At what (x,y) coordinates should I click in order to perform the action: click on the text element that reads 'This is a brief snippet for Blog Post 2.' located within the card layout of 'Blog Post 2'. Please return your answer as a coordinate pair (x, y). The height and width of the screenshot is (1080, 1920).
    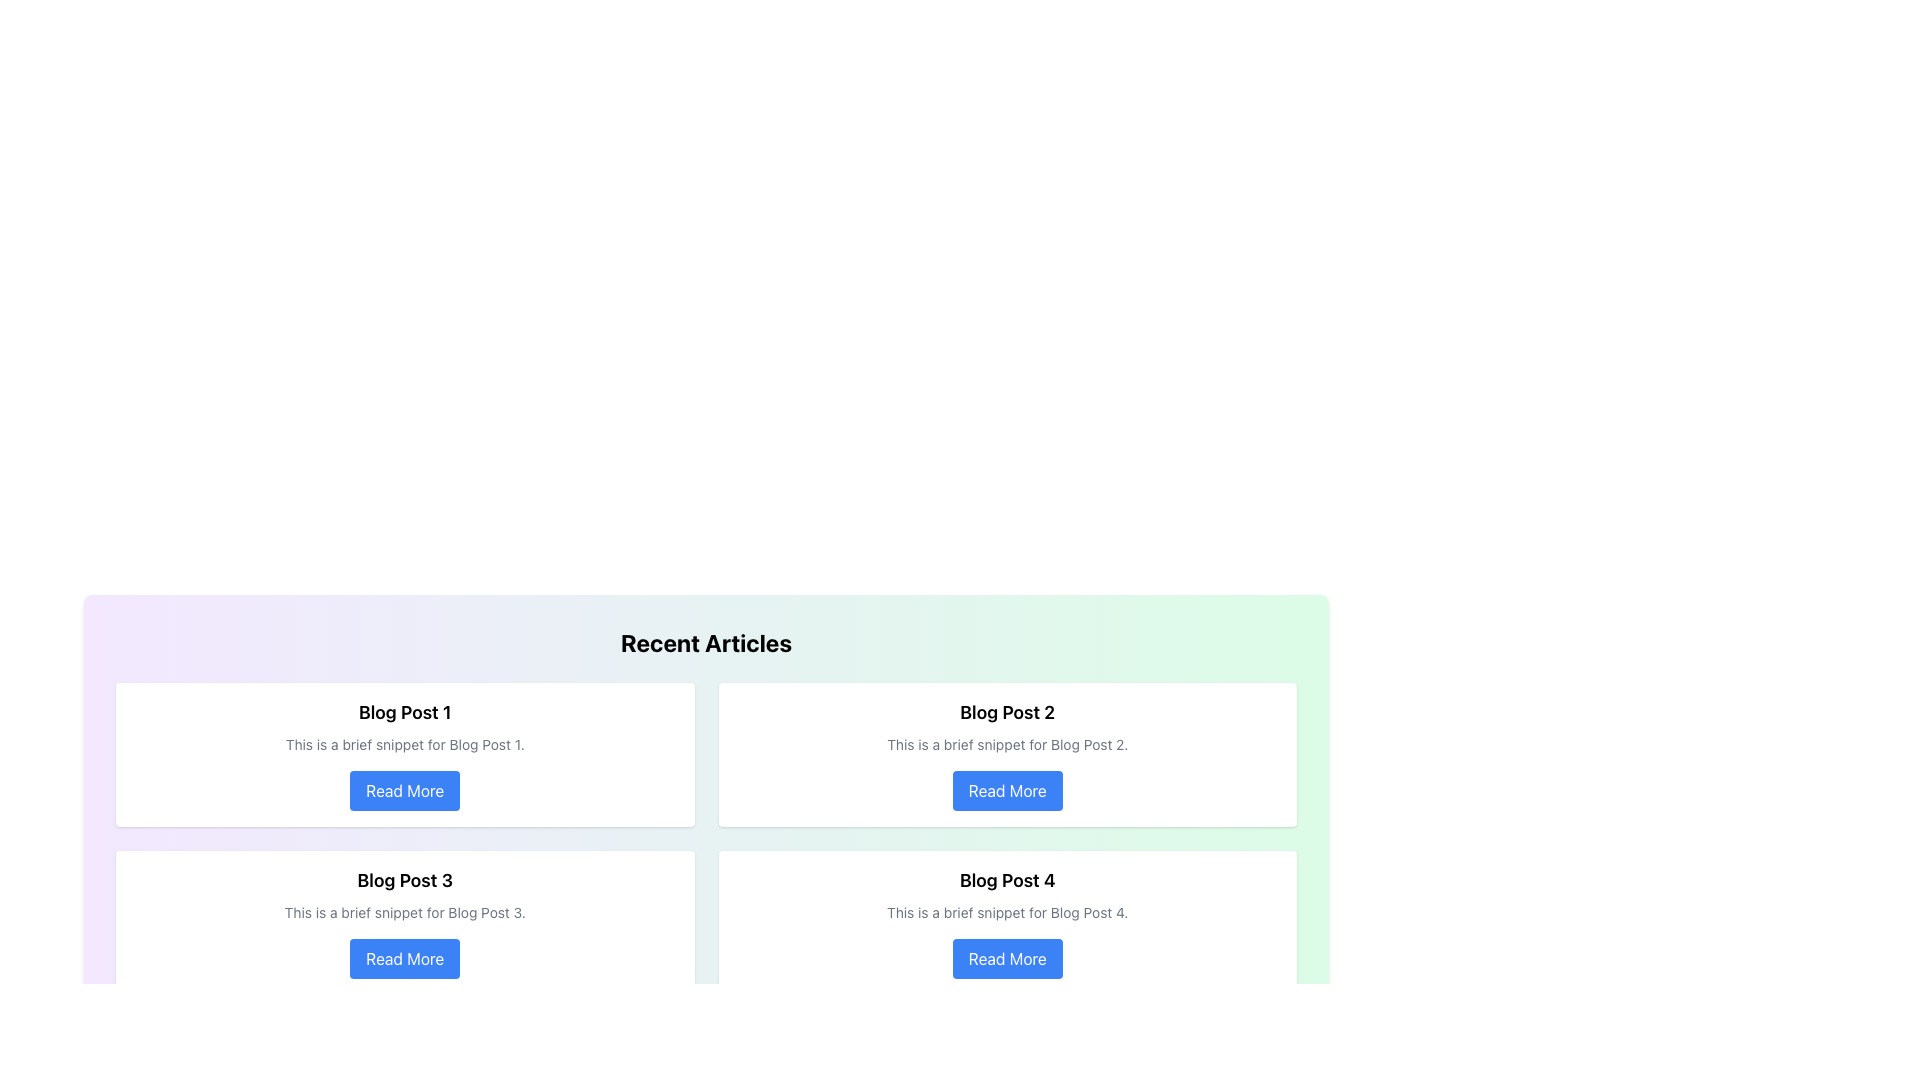
    Looking at the image, I should click on (1007, 744).